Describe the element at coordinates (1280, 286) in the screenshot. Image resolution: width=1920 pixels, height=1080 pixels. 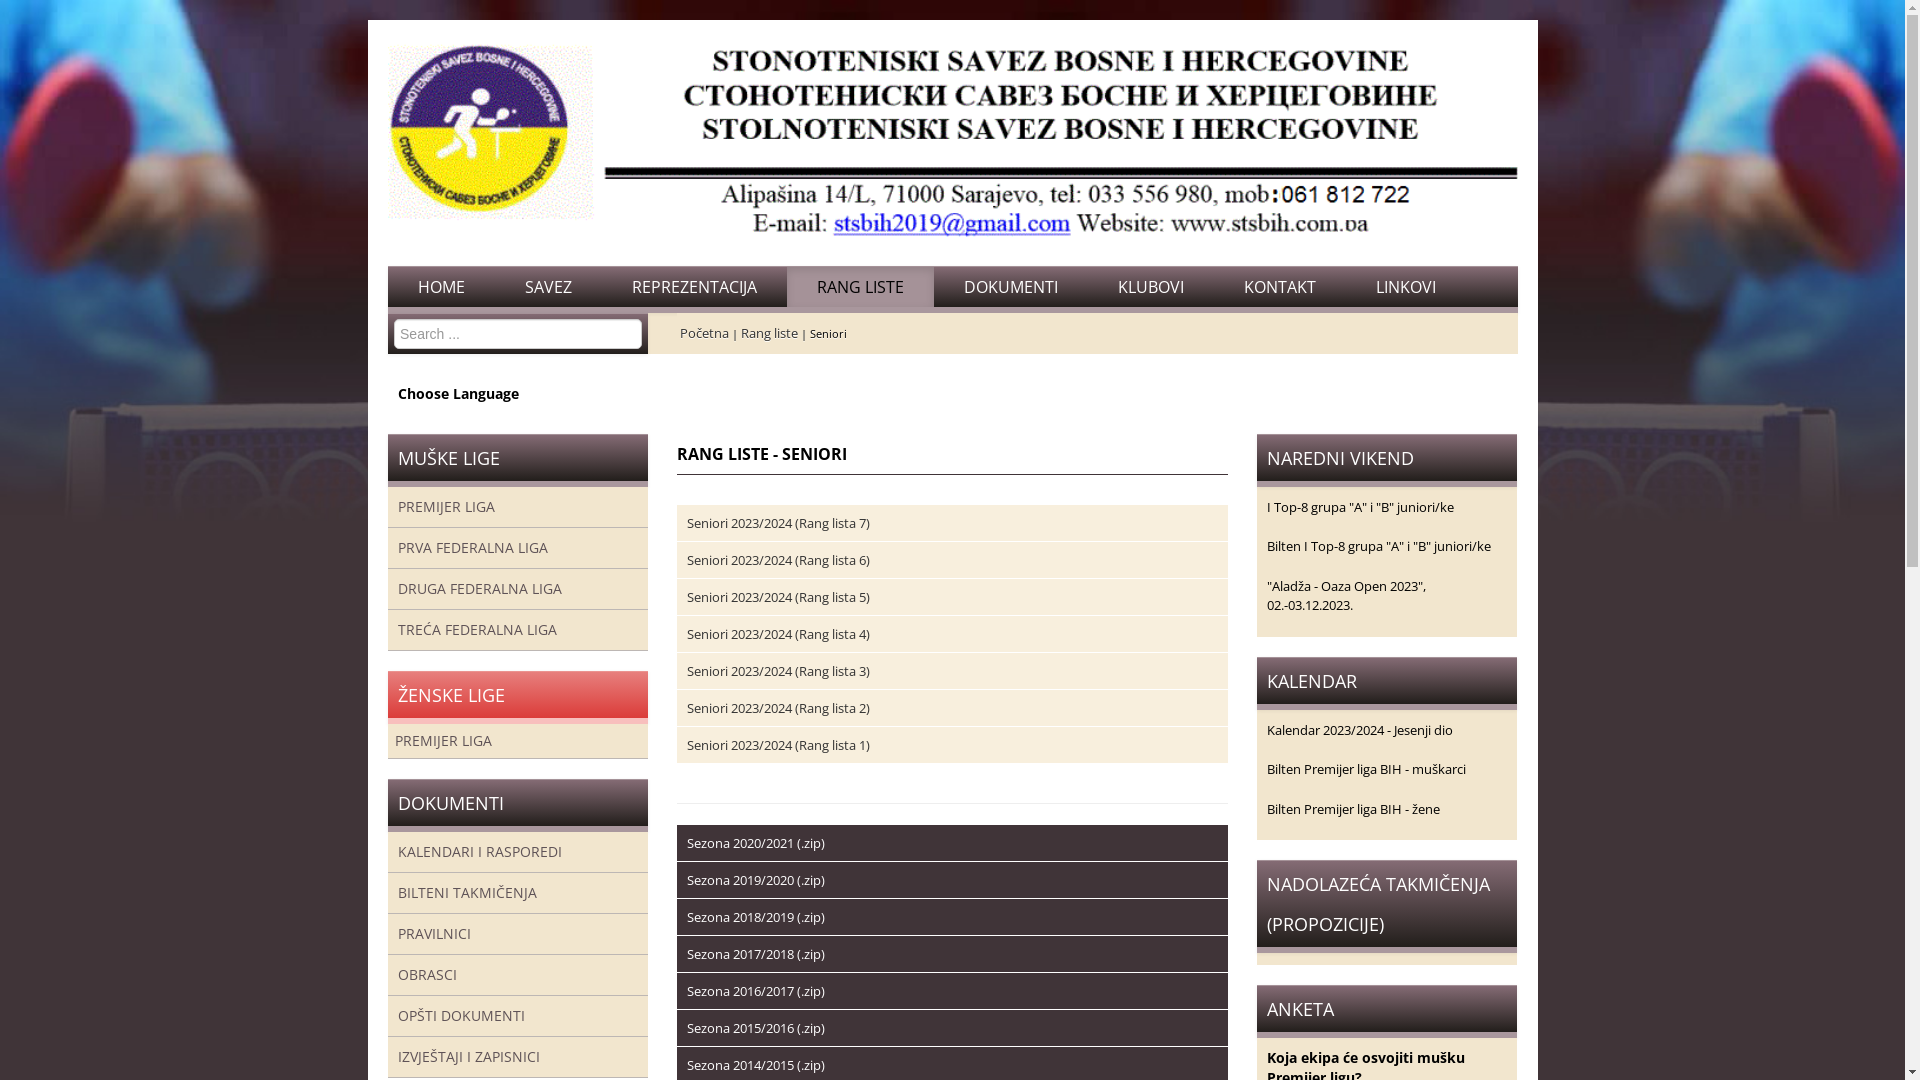
I see `'KONTAKT'` at that location.